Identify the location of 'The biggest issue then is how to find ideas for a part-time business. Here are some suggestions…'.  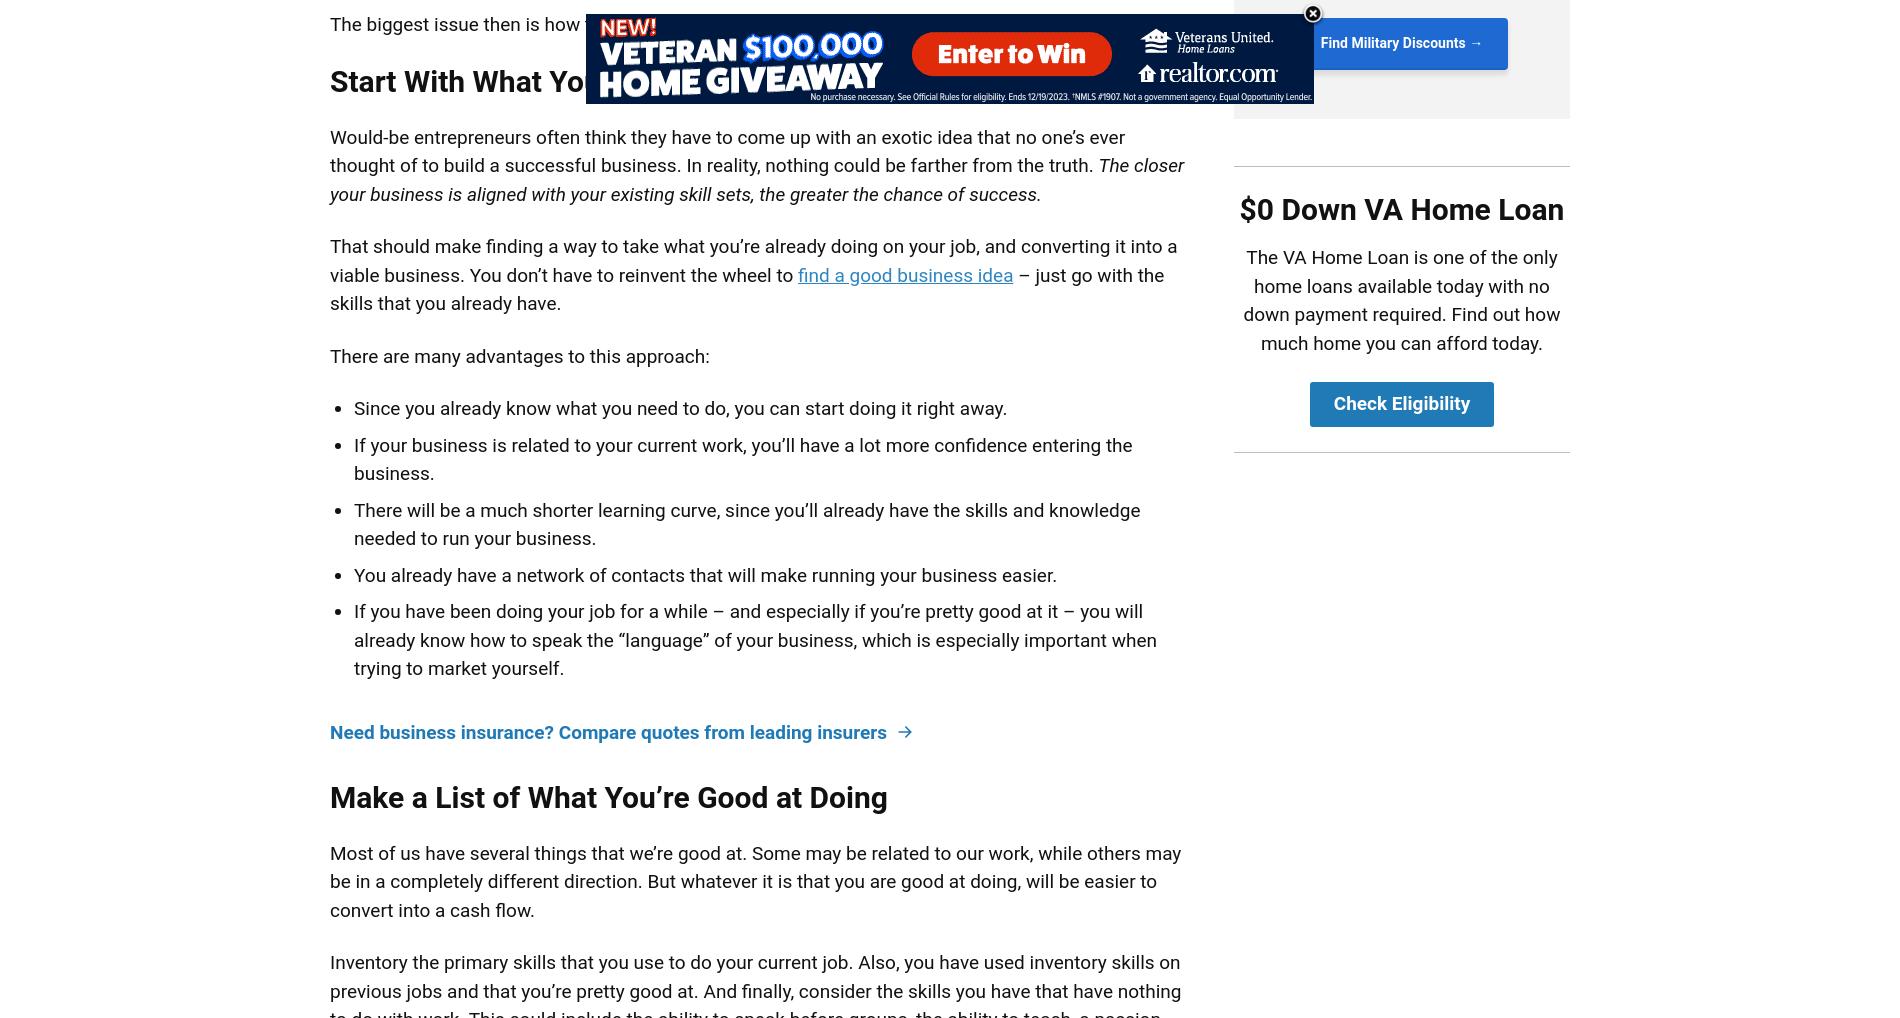
(737, 23).